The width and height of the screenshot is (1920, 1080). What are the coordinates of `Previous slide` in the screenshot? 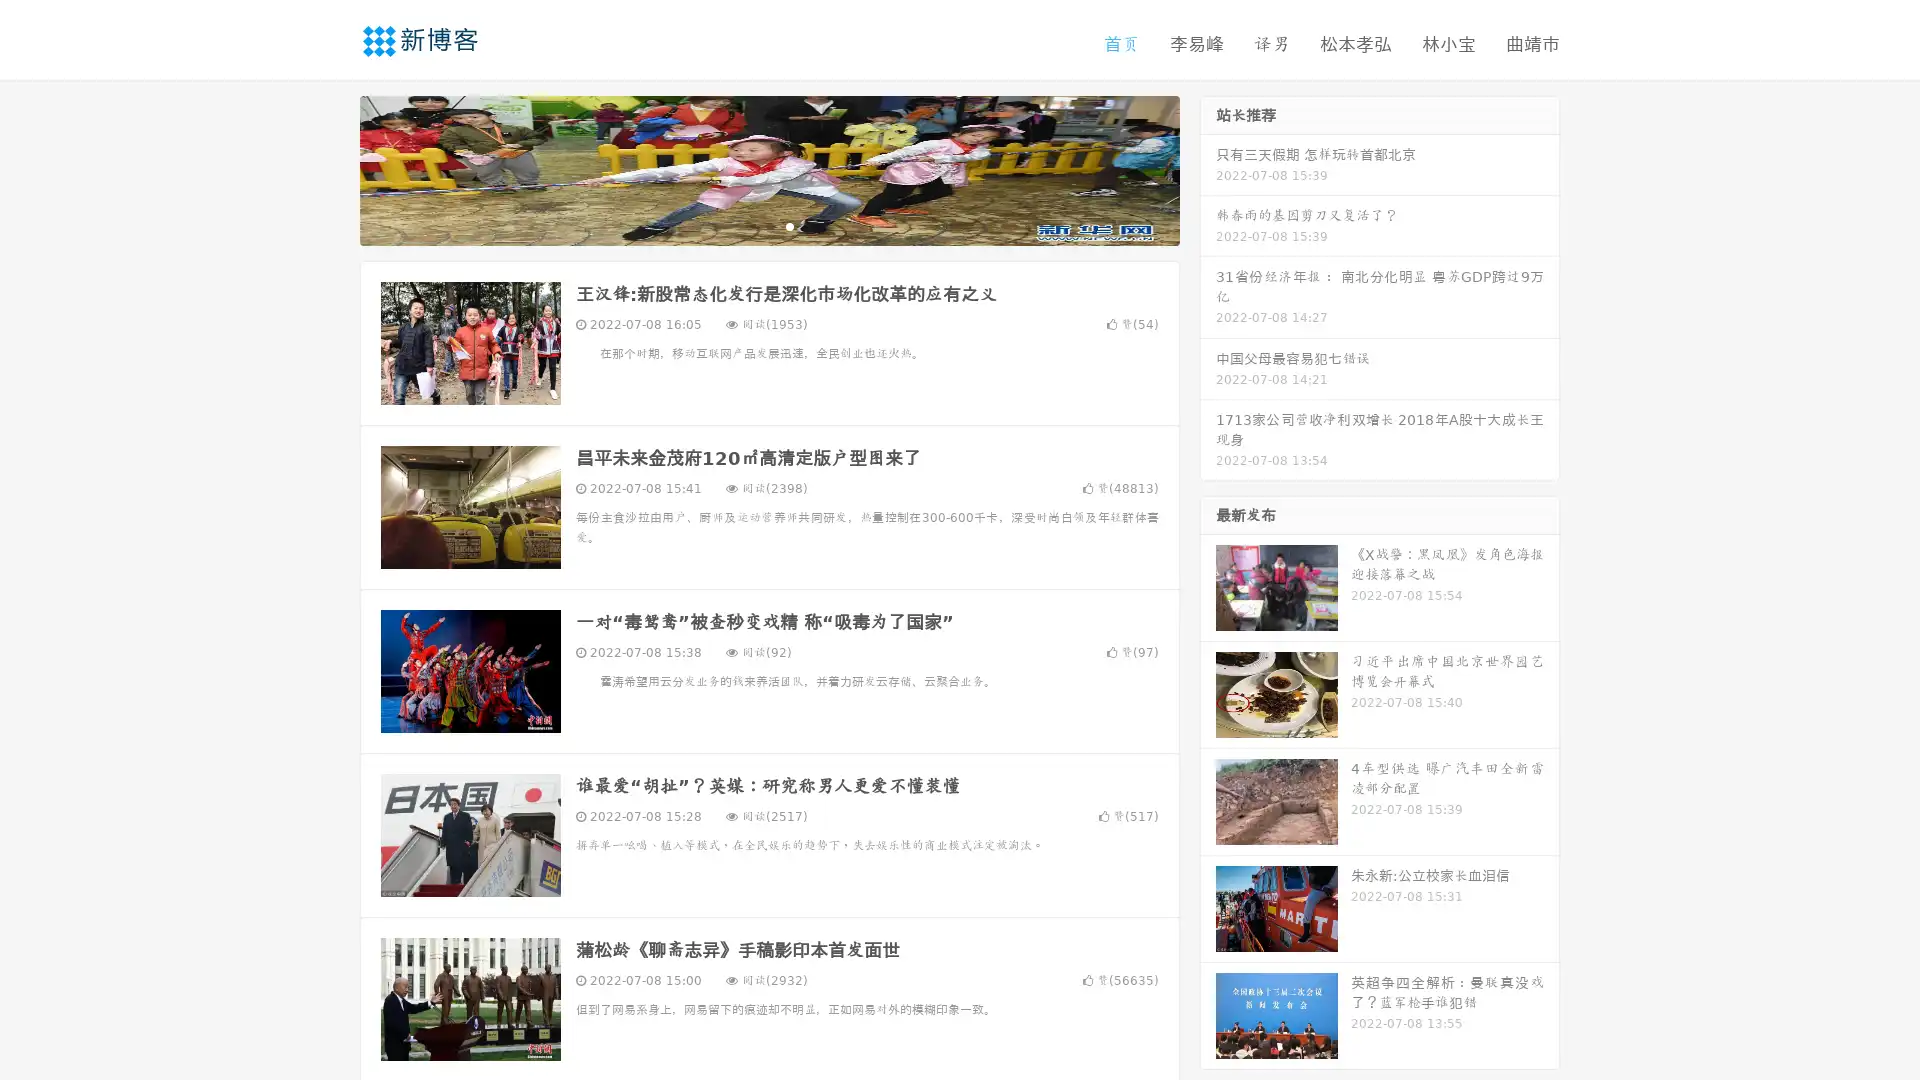 It's located at (330, 168).